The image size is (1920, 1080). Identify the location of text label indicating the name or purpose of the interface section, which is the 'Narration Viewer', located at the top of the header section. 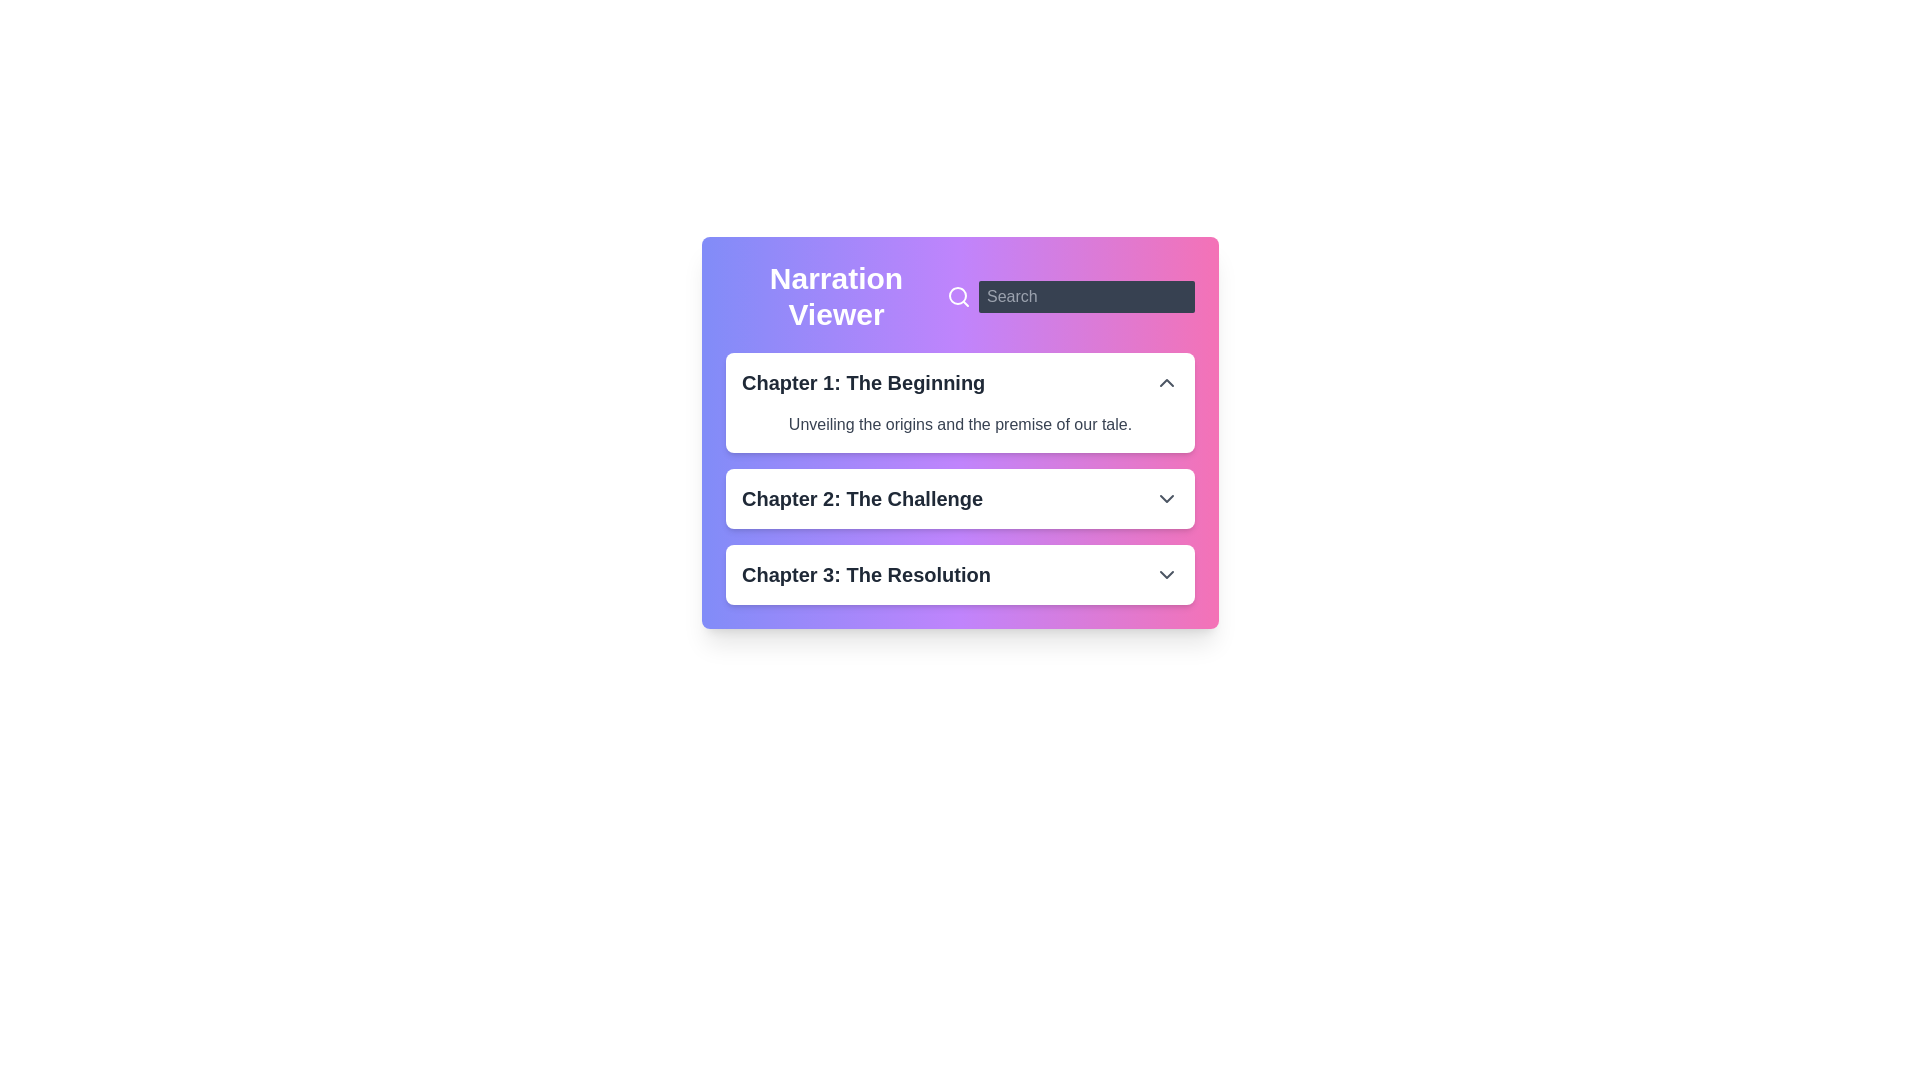
(836, 297).